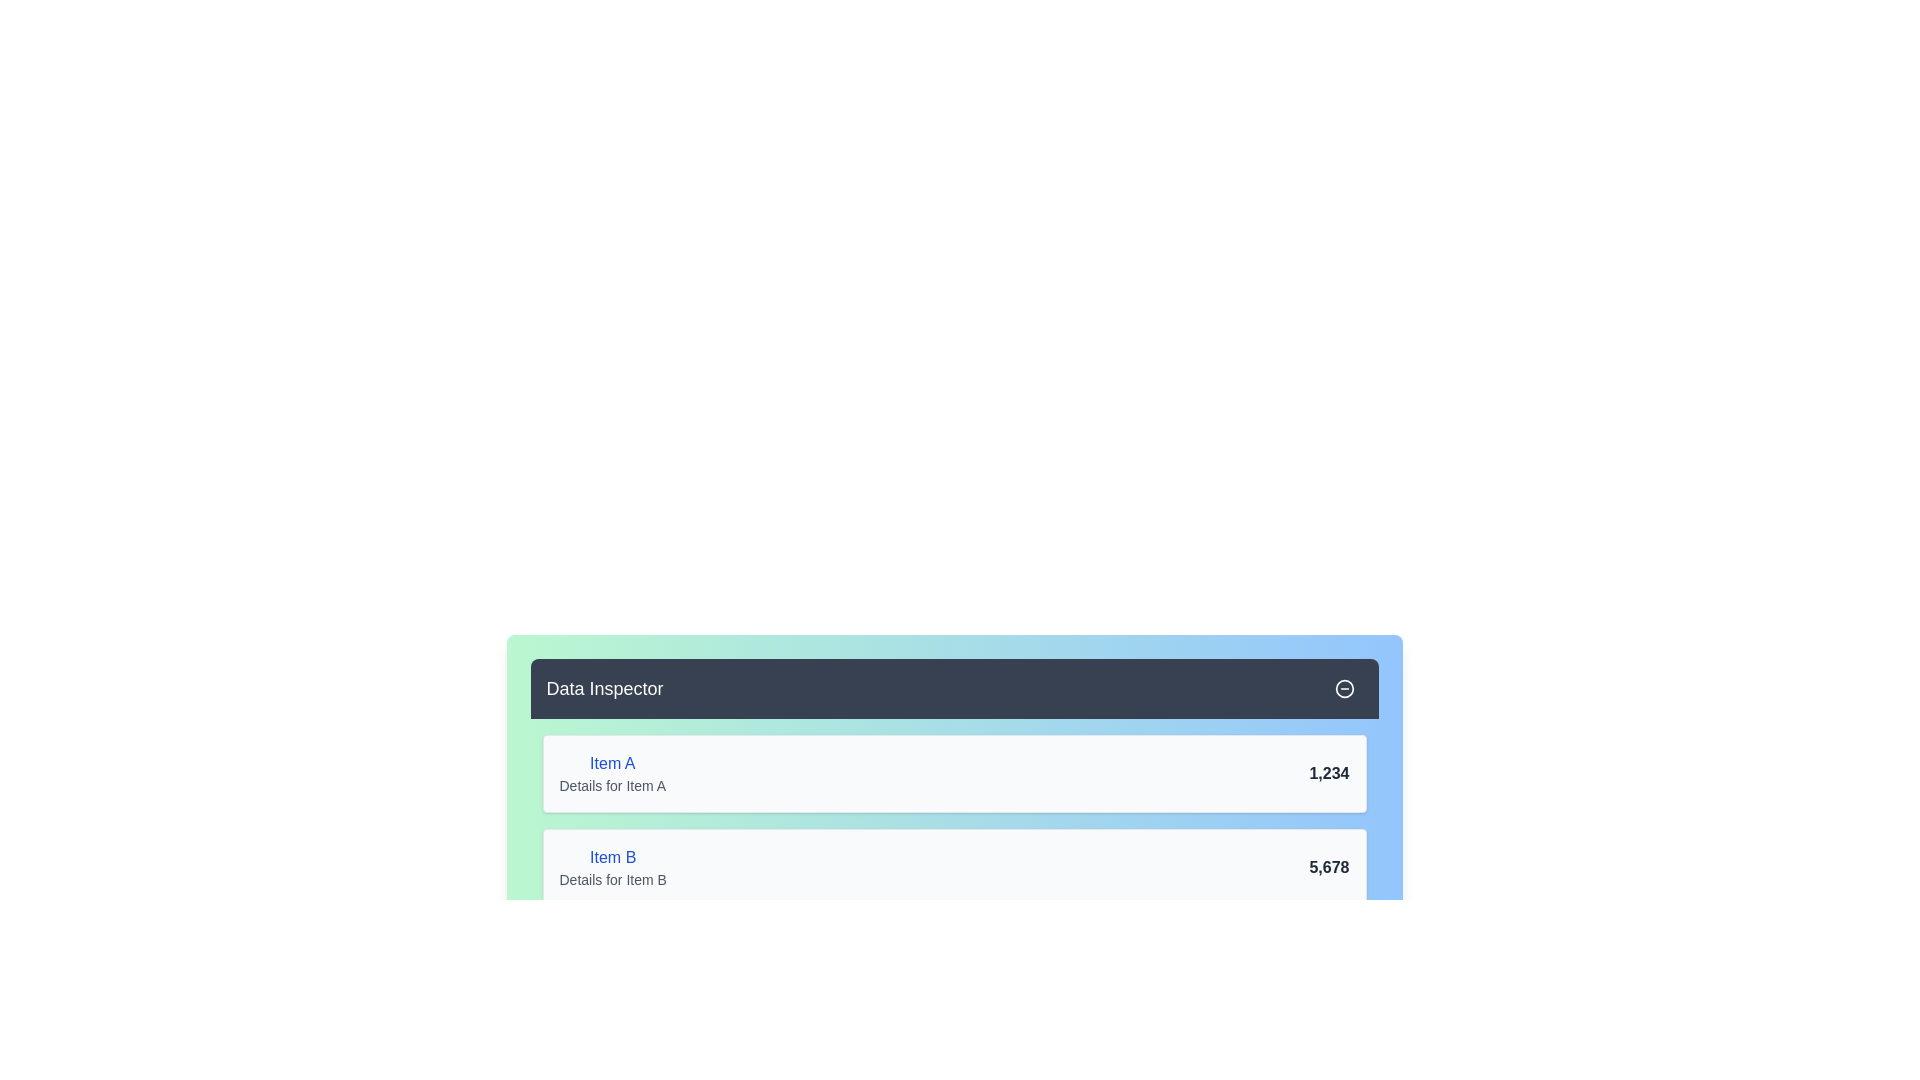 The height and width of the screenshot is (1080, 1920). Describe the element at coordinates (1344, 688) in the screenshot. I see `the close button with a minus icon located at the far right of the 'Data Inspector' header bar` at that location.